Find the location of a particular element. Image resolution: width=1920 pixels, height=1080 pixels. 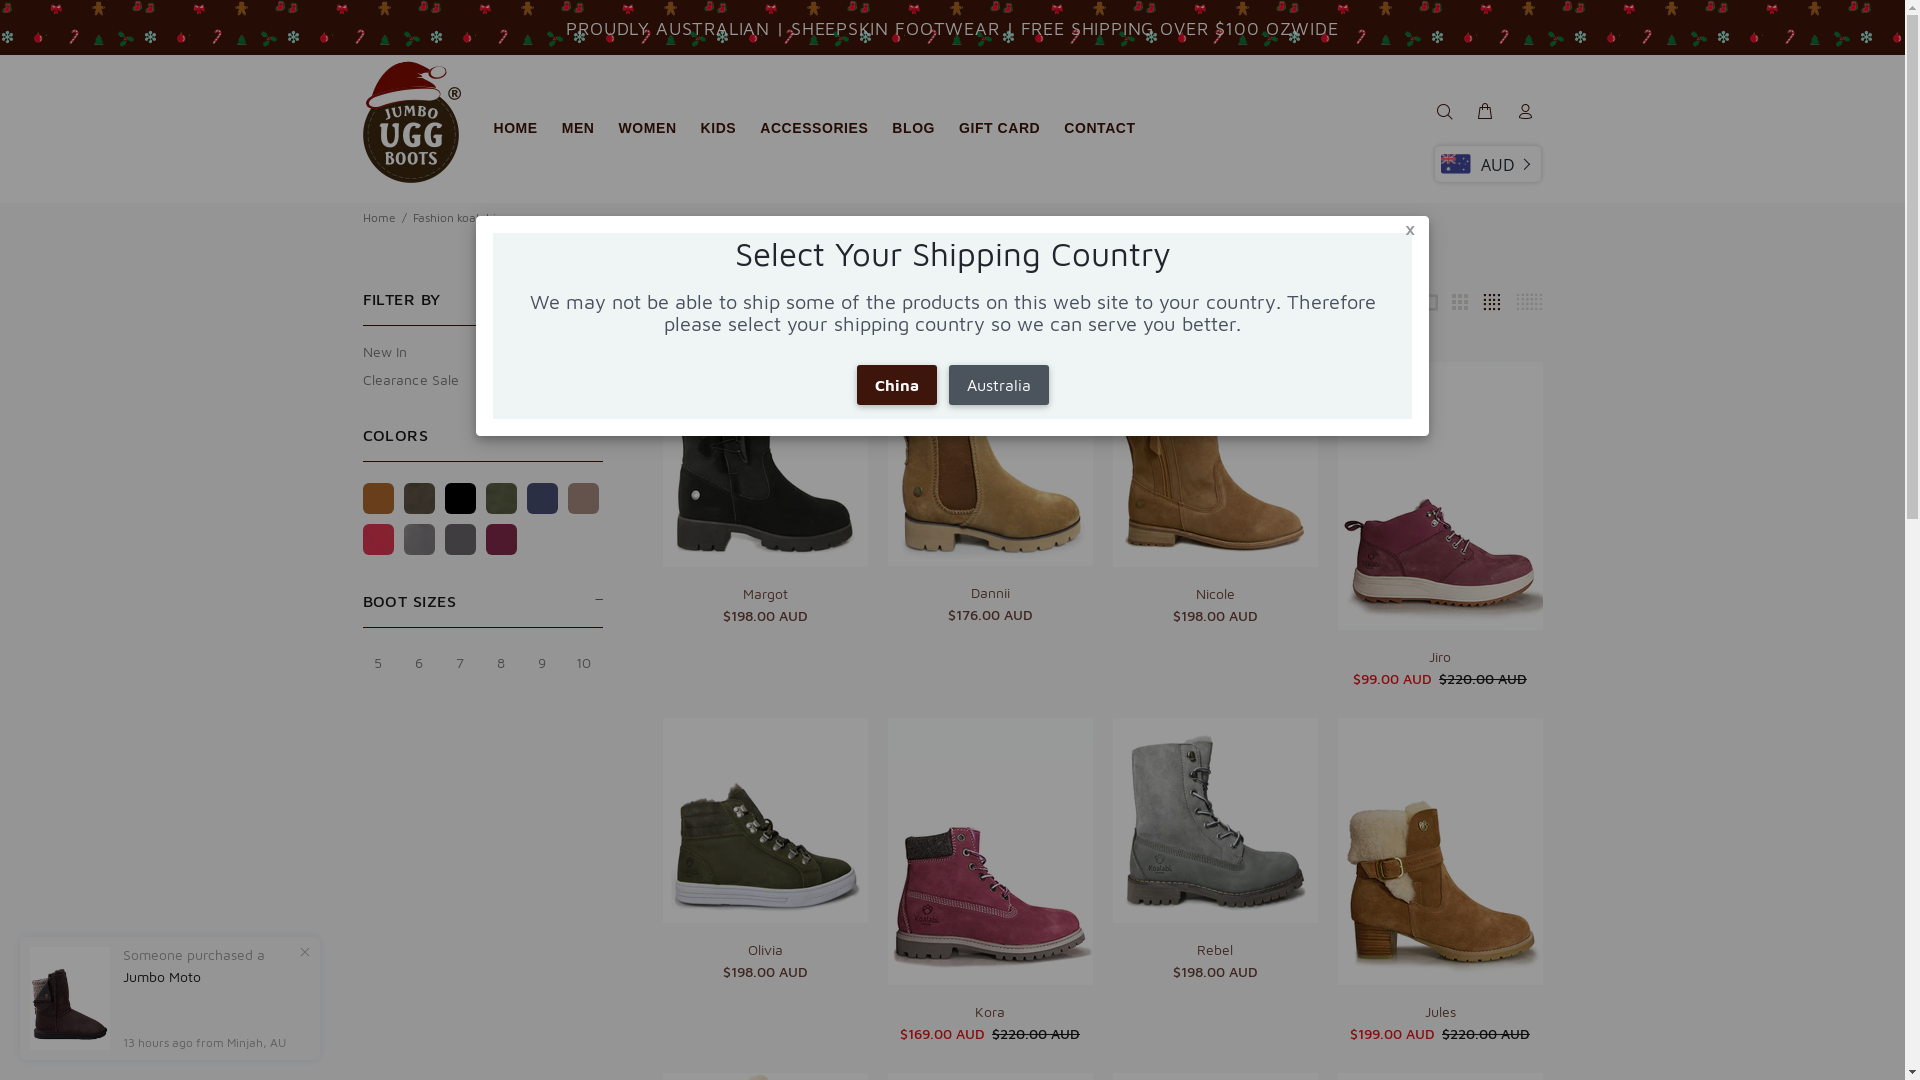

'New In' is located at coordinates (481, 350).